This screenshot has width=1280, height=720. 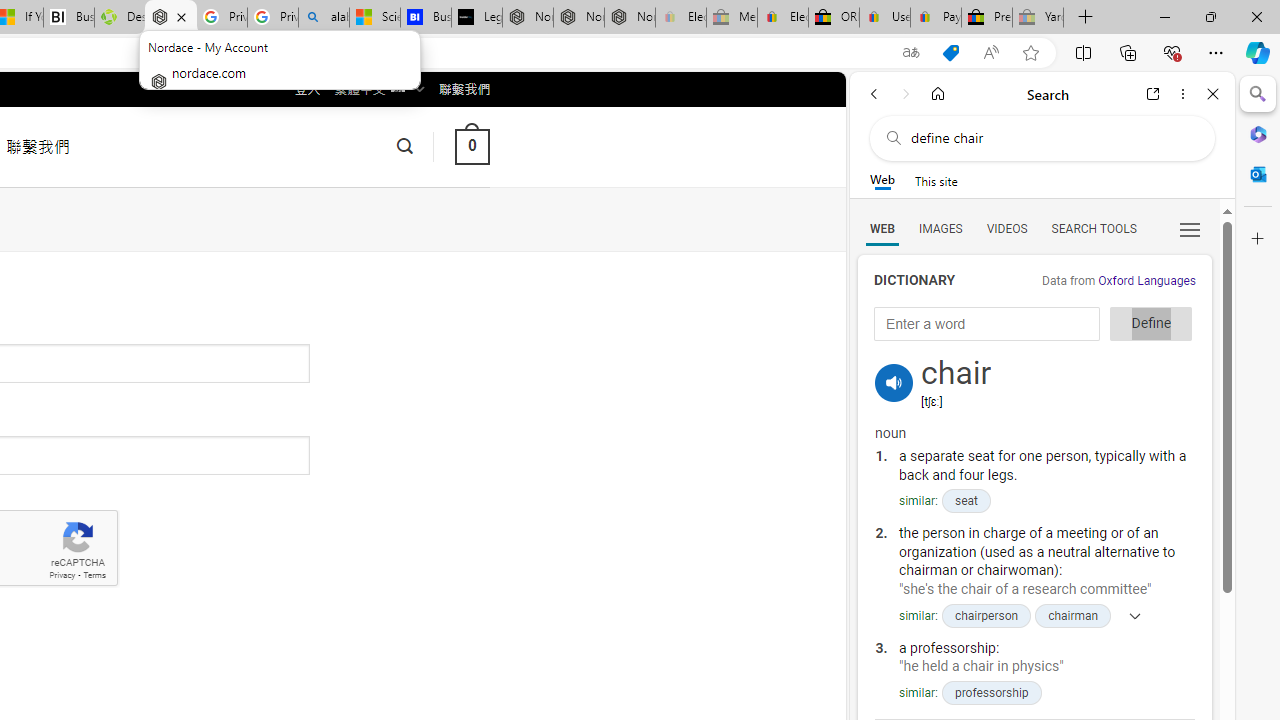 What do you see at coordinates (1072, 614) in the screenshot?
I see `'chairman'` at bounding box center [1072, 614].